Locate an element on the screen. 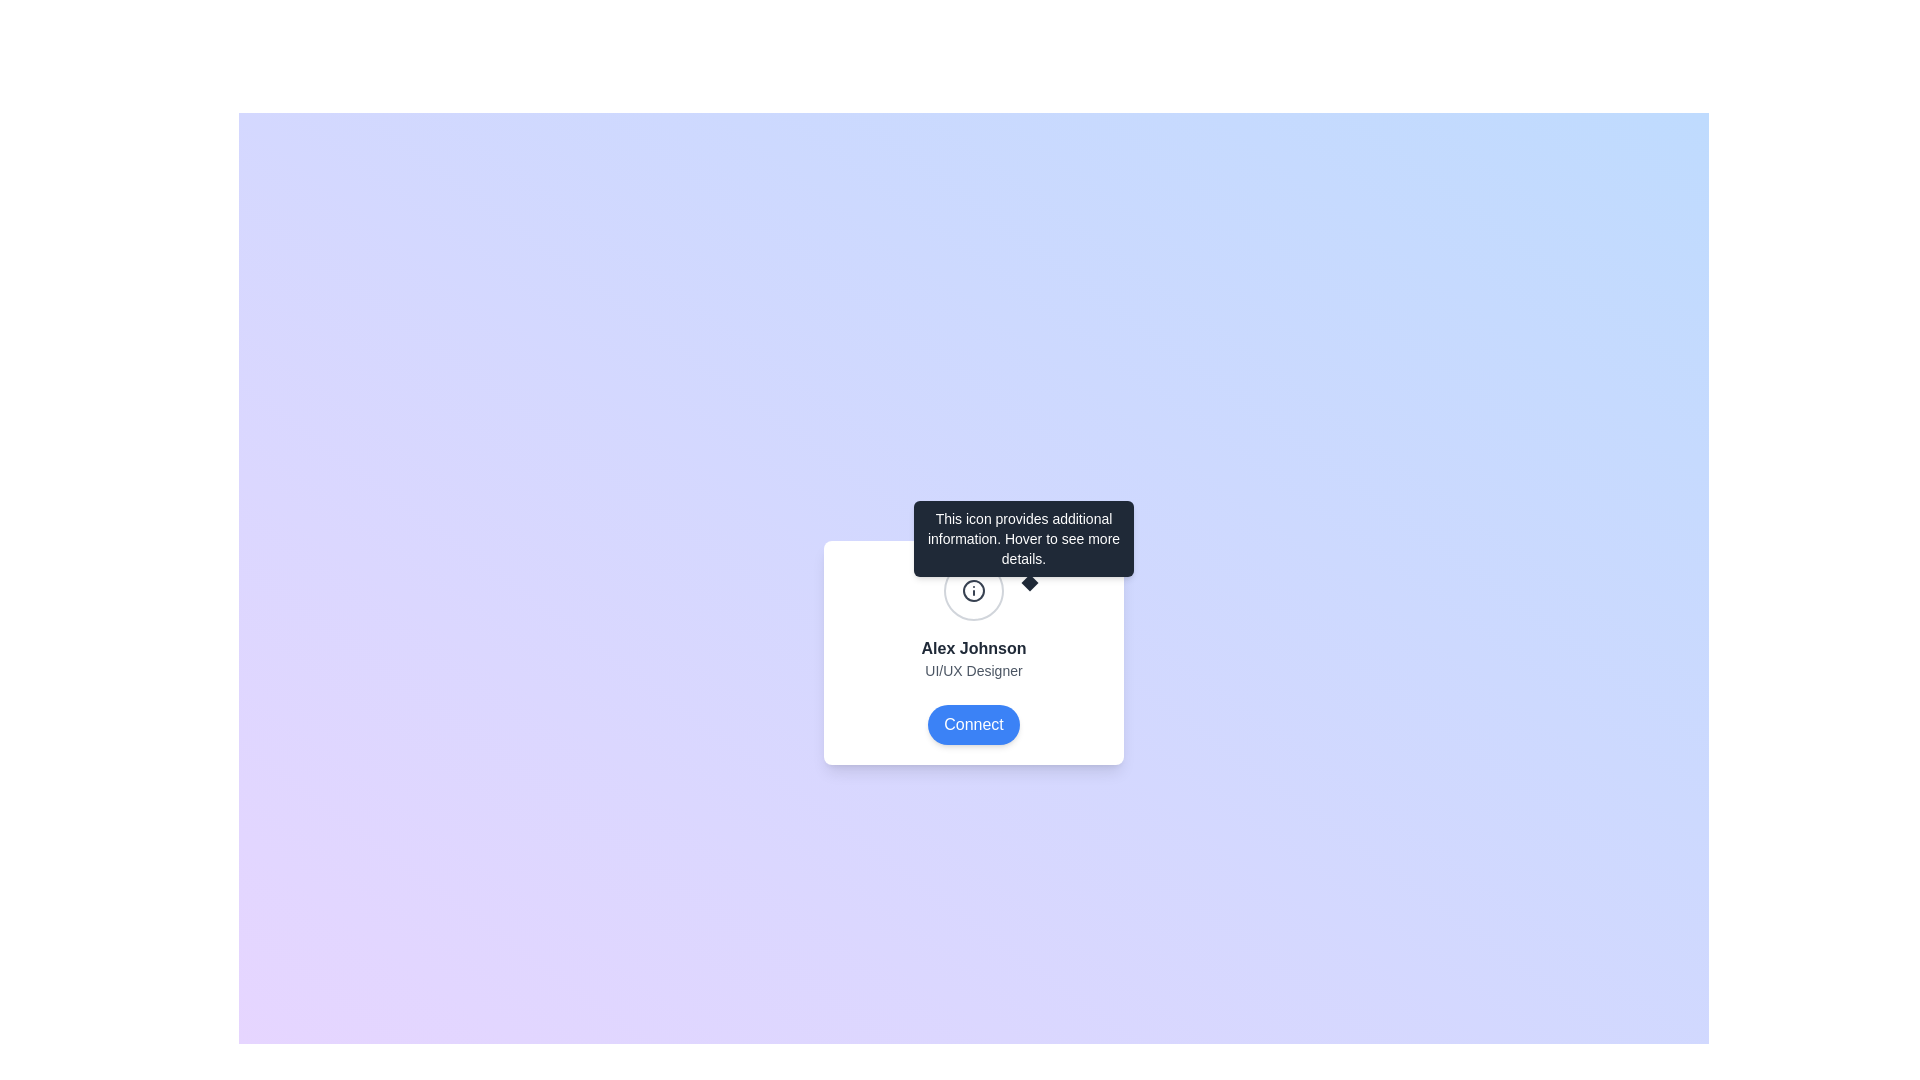 This screenshot has width=1920, height=1080. the tooltip that provides auxiliary information about the associated 'i' information icon in the user profile section to read the message is located at coordinates (1023, 538).